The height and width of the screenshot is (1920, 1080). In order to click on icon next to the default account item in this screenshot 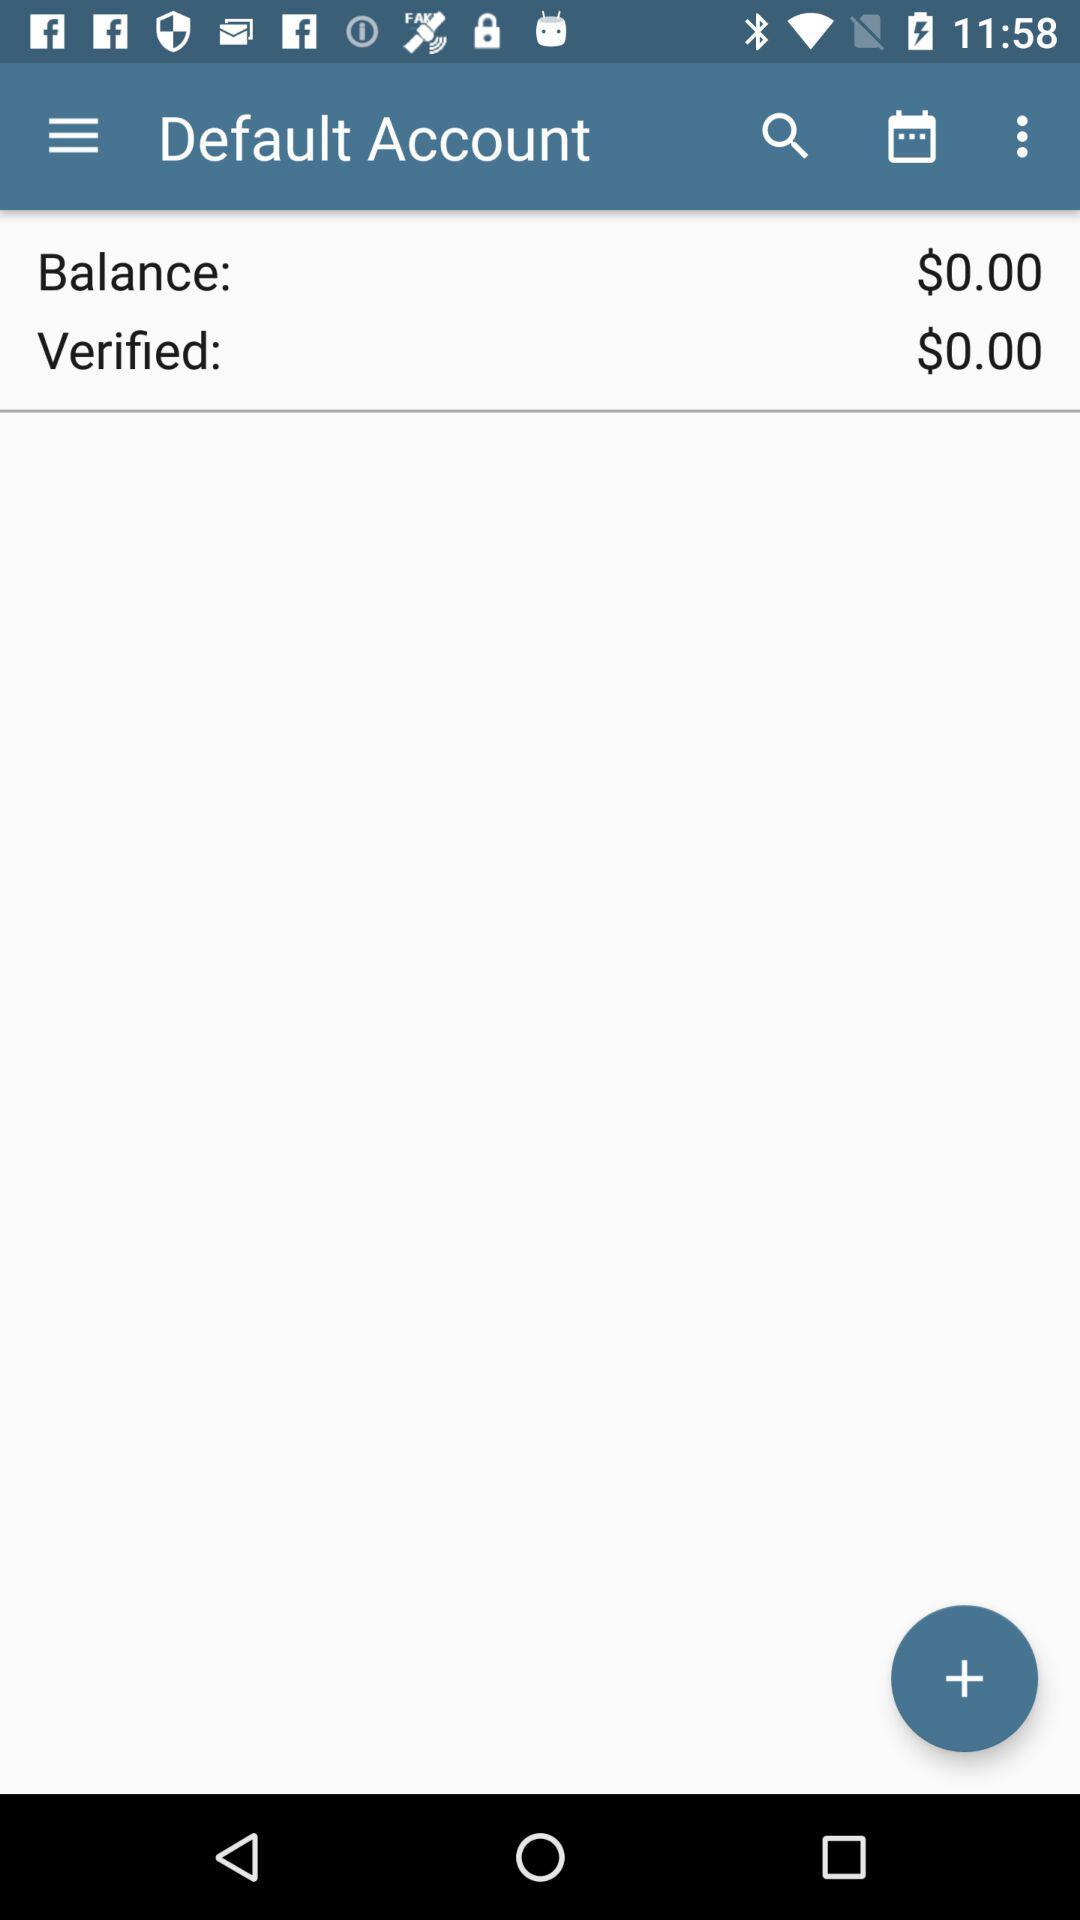, I will do `click(785, 135)`.